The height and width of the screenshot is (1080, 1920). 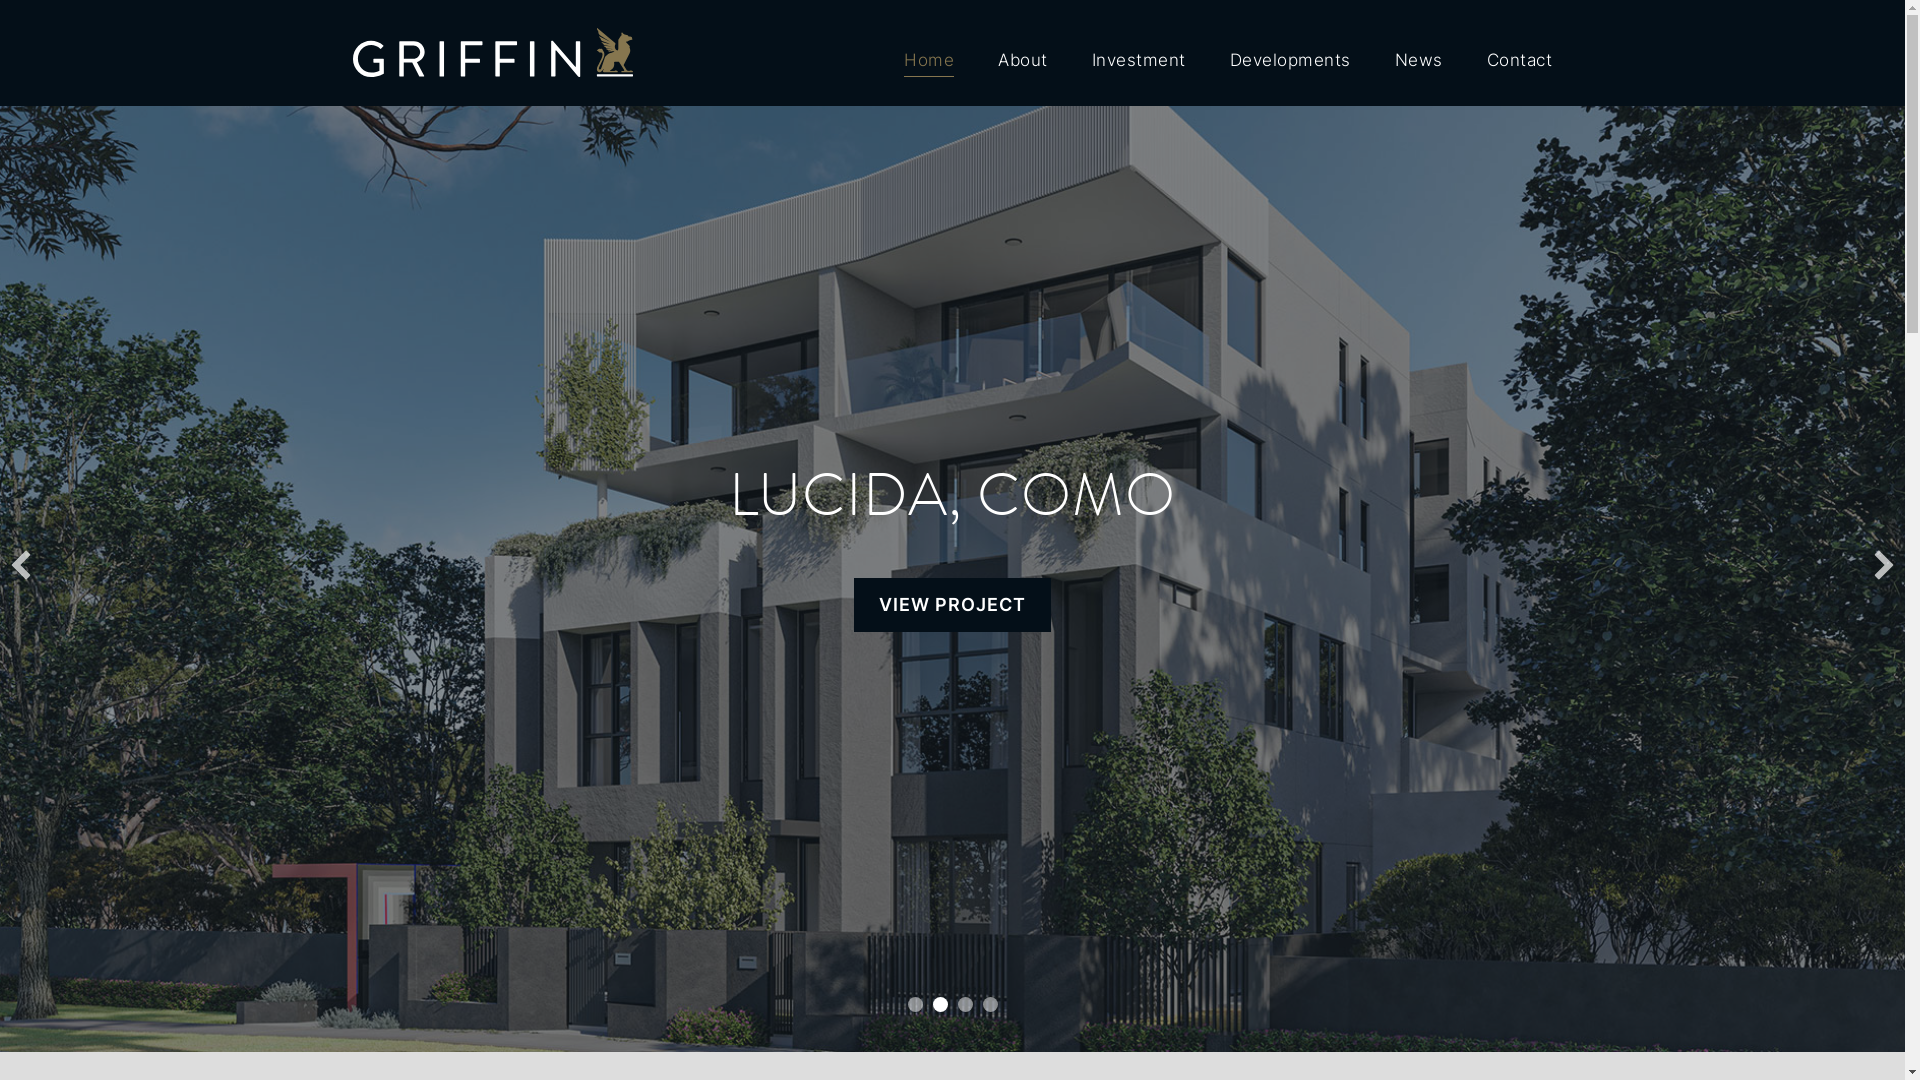 I want to click on 'VIEW PROJECT', so click(x=963, y=604).